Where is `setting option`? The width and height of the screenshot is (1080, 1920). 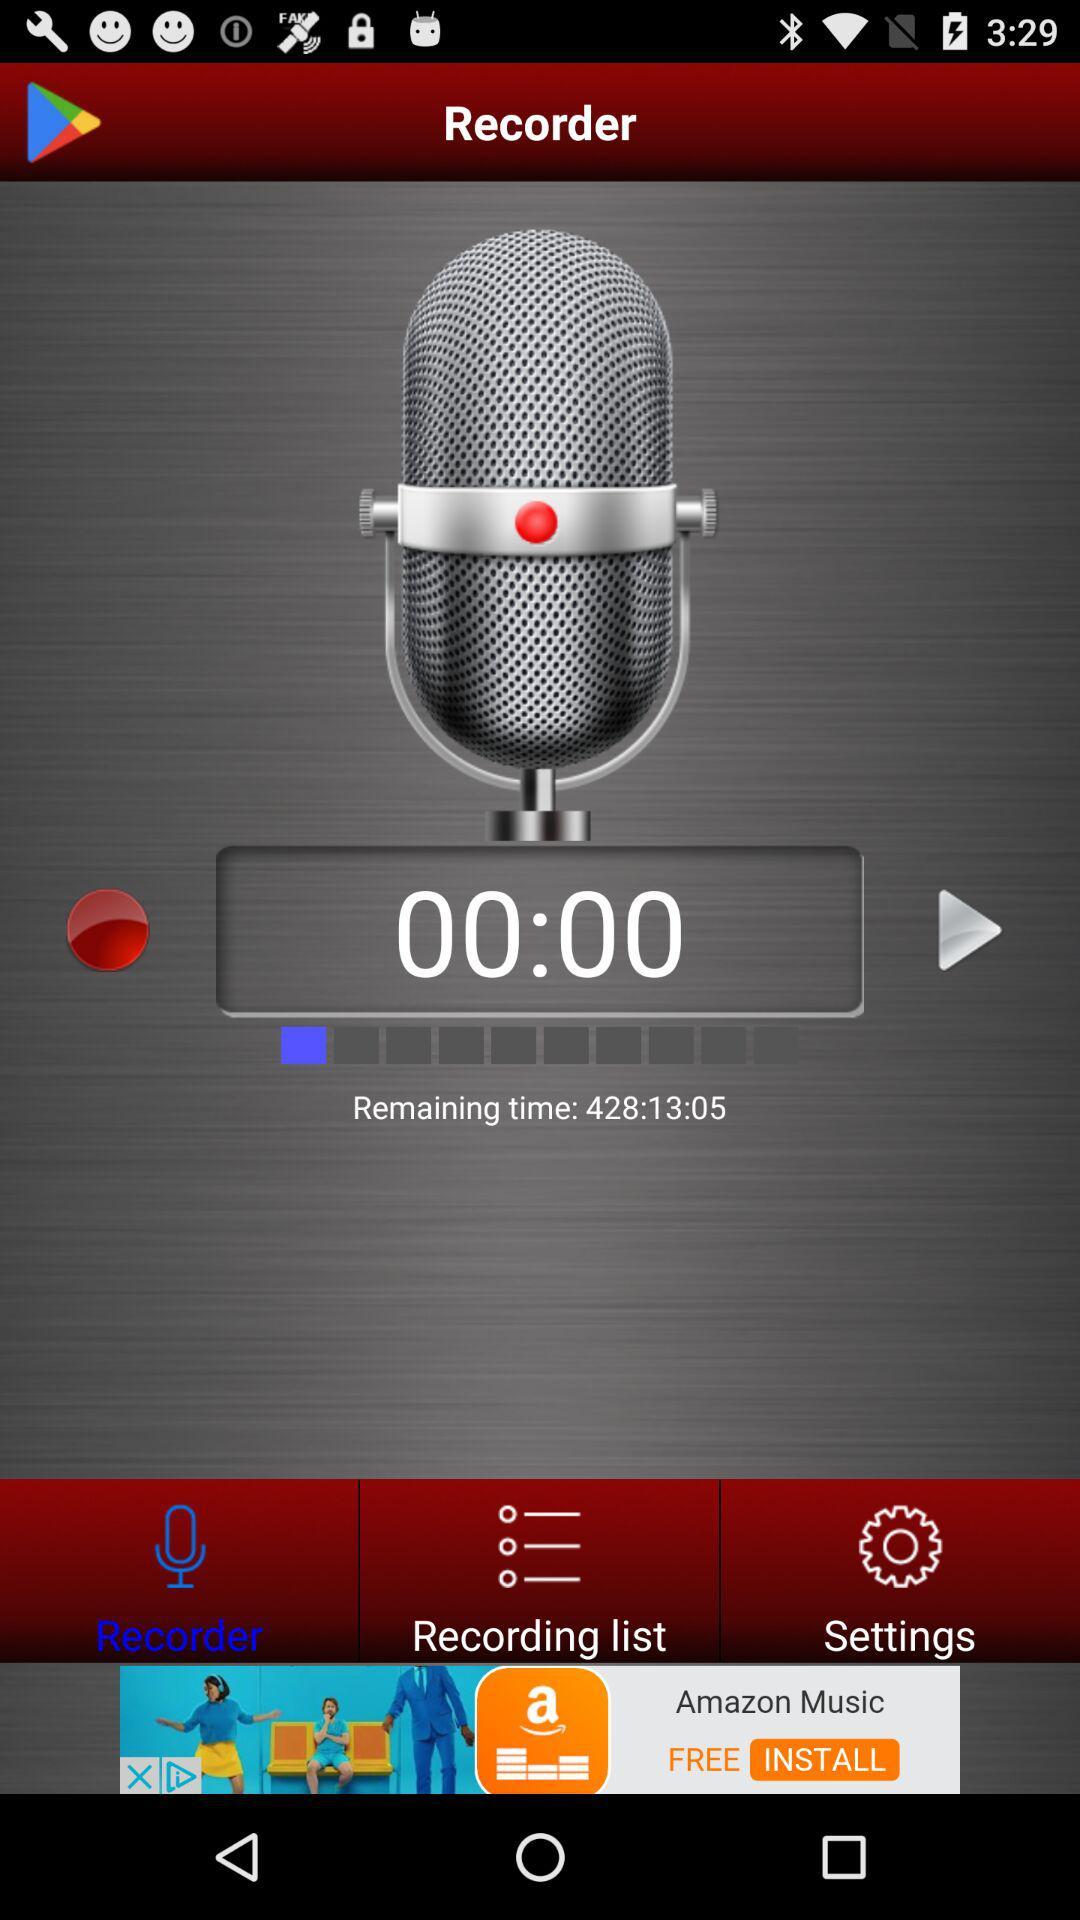 setting option is located at coordinates (900, 1569).